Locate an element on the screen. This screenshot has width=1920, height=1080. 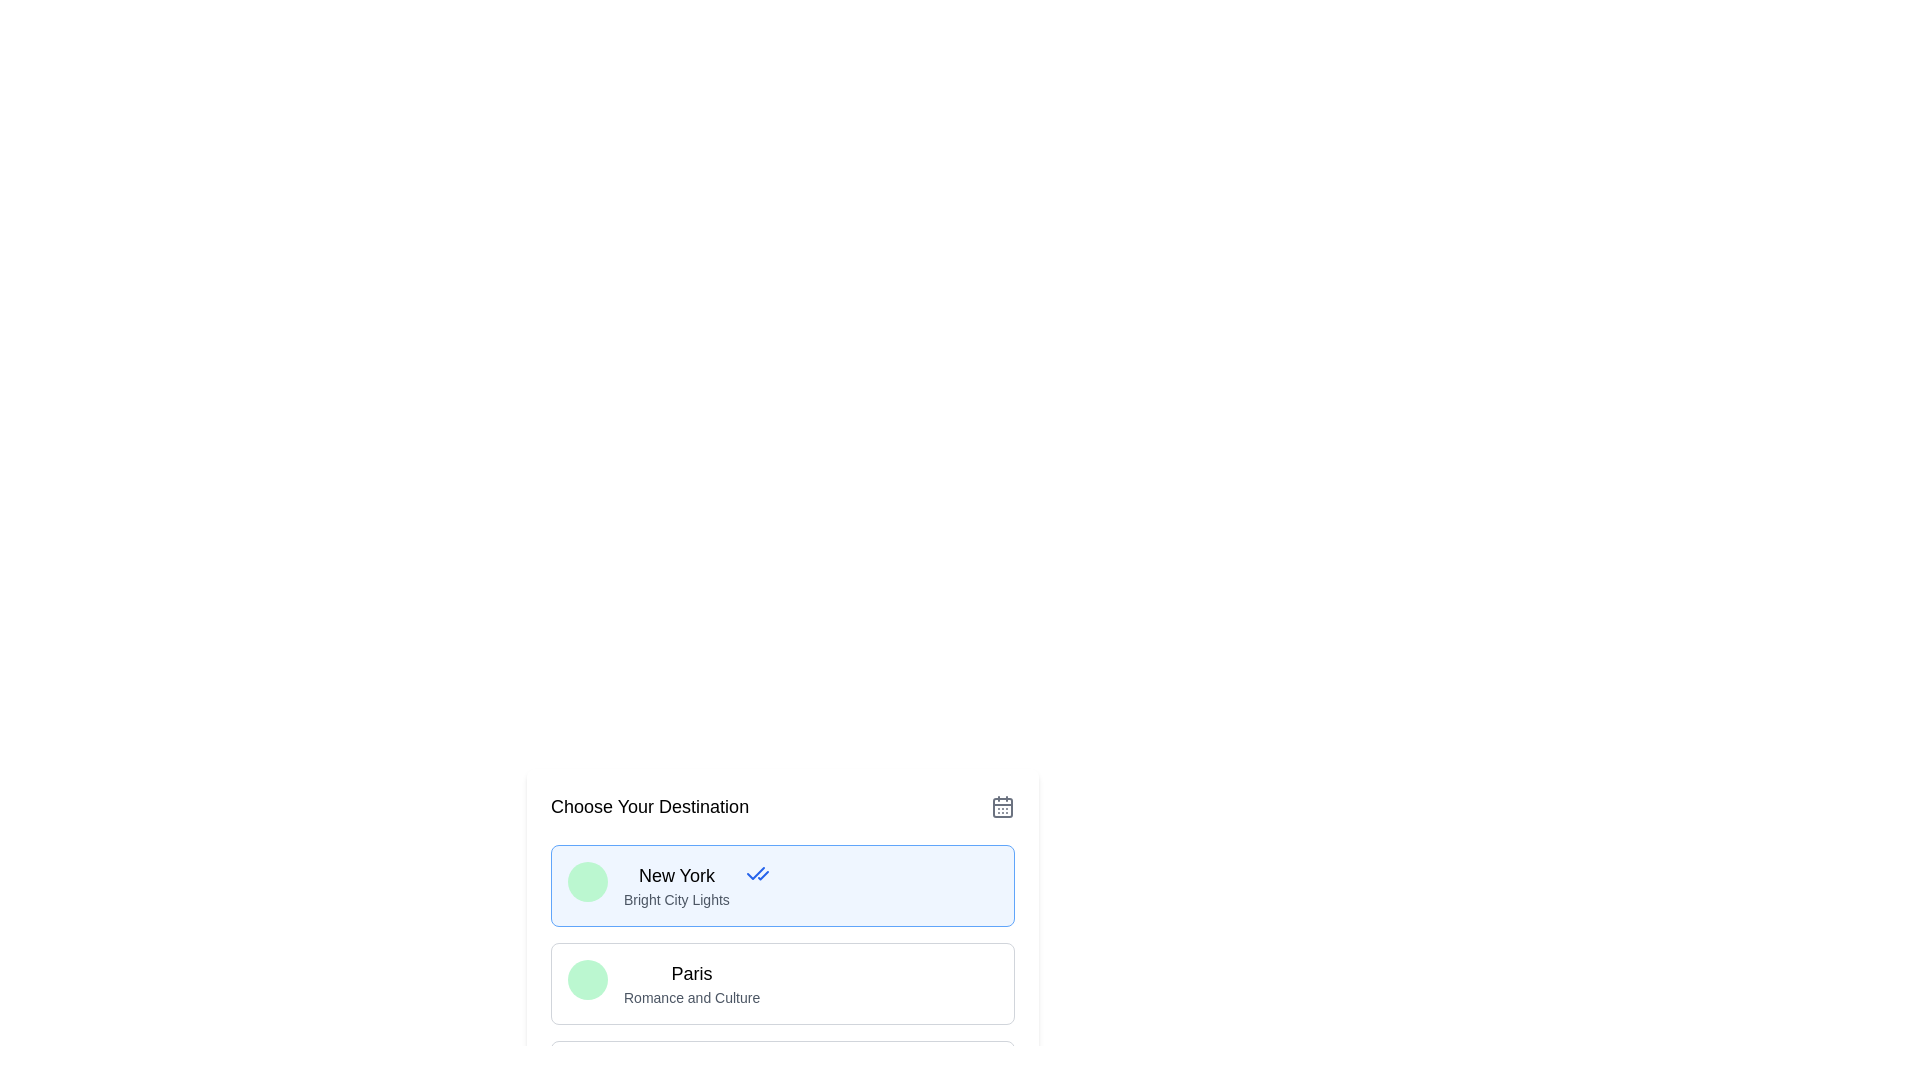
text label that highlights the destination 'New York' within the card, which is positioned above the subtitle 'Bright City Lights' is located at coordinates (676, 874).